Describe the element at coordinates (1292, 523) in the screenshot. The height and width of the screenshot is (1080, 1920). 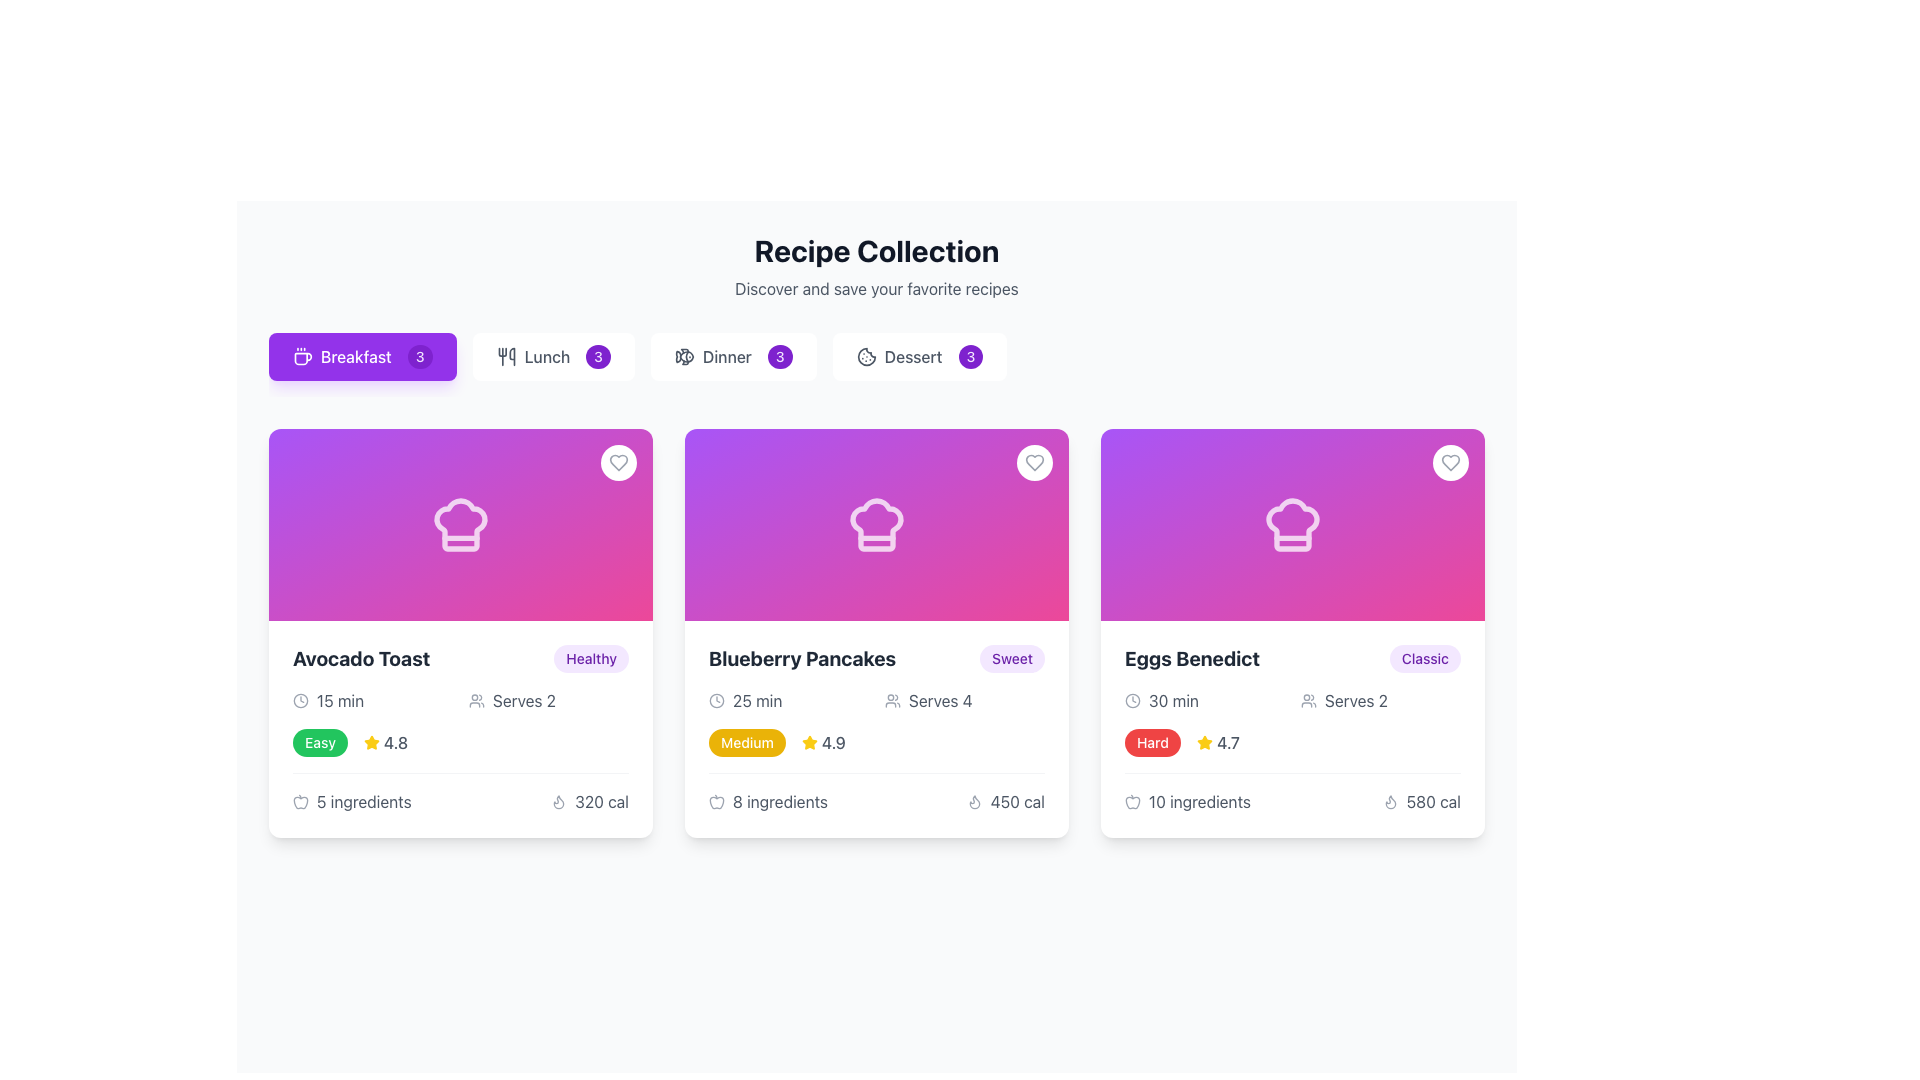
I see `the icon representing the recipe card for 'Eggs Benedict', located at the top center of the card, which serves as a visual branding for culinary content` at that location.